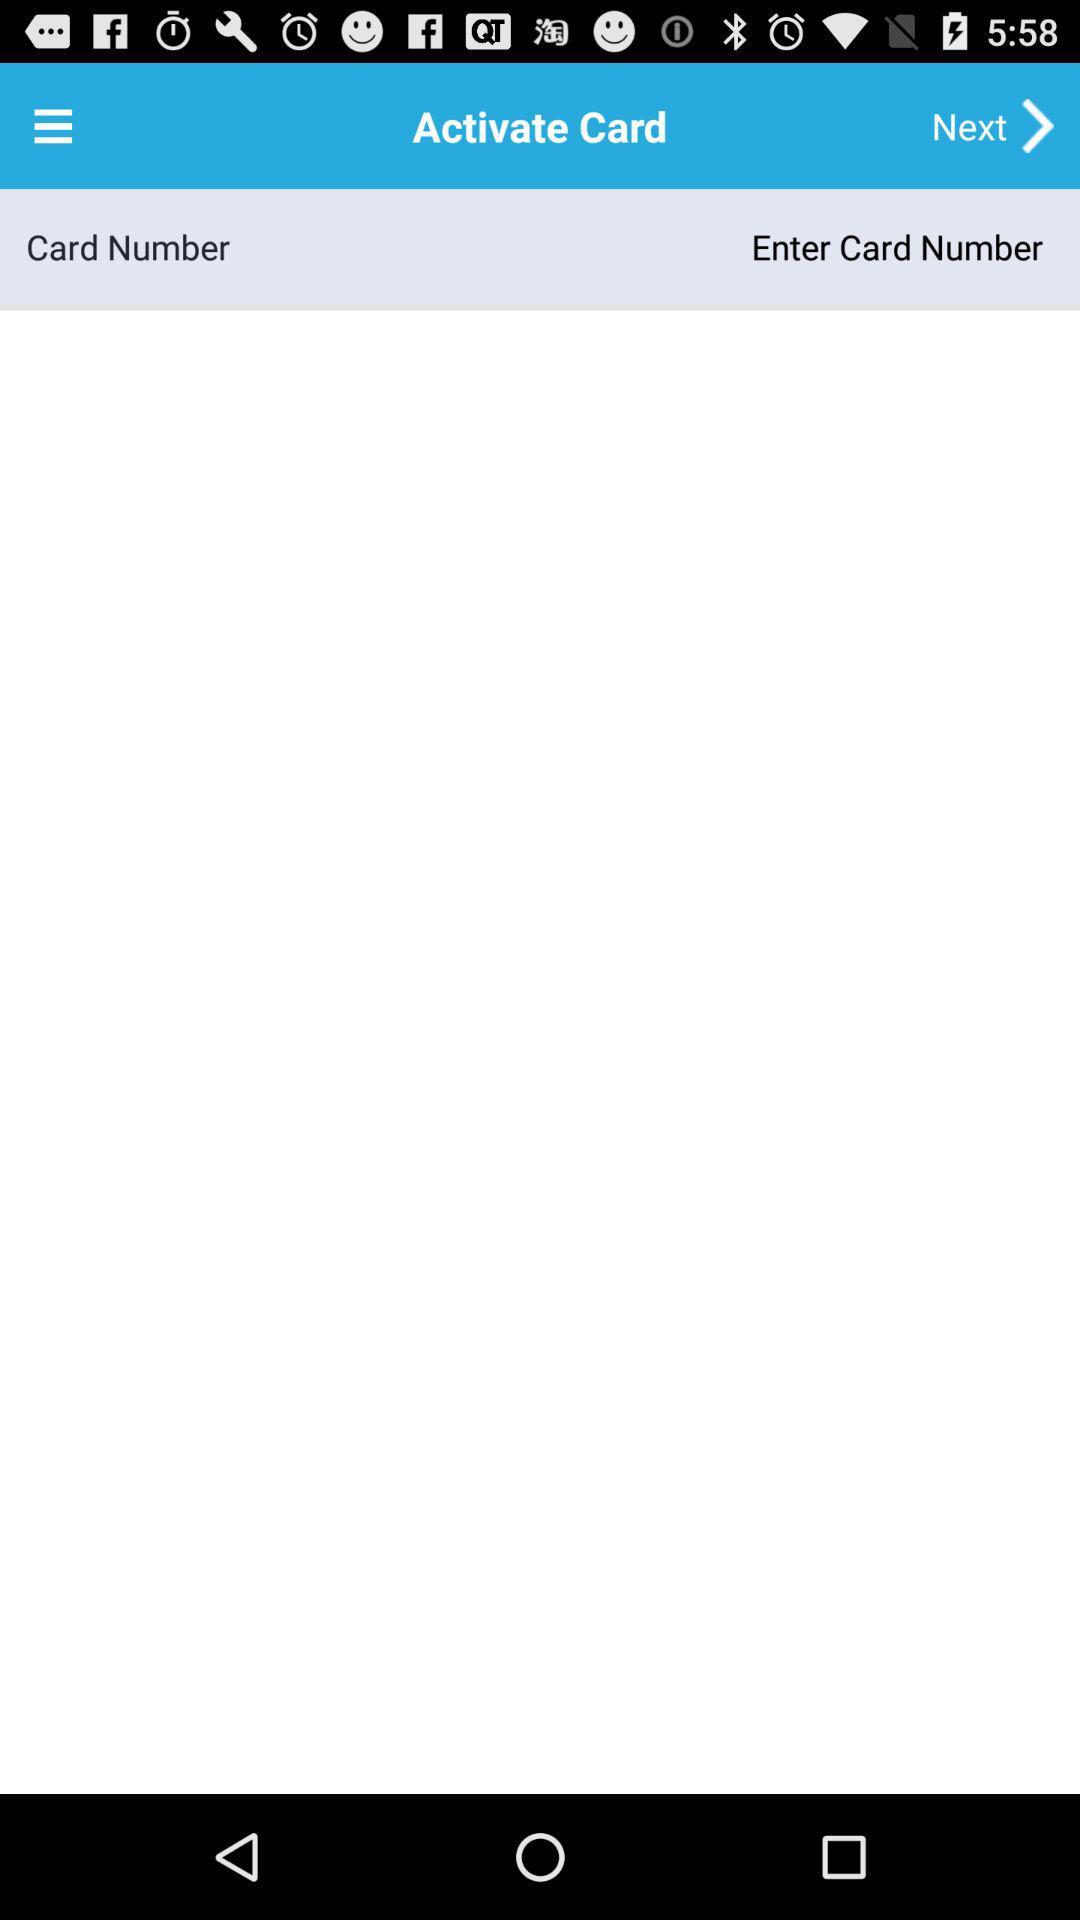 The height and width of the screenshot is (1920, 1080). Describe the element at coordinates (52, 124) in the screenshot. I see `icon next to the activate card app` at that location.